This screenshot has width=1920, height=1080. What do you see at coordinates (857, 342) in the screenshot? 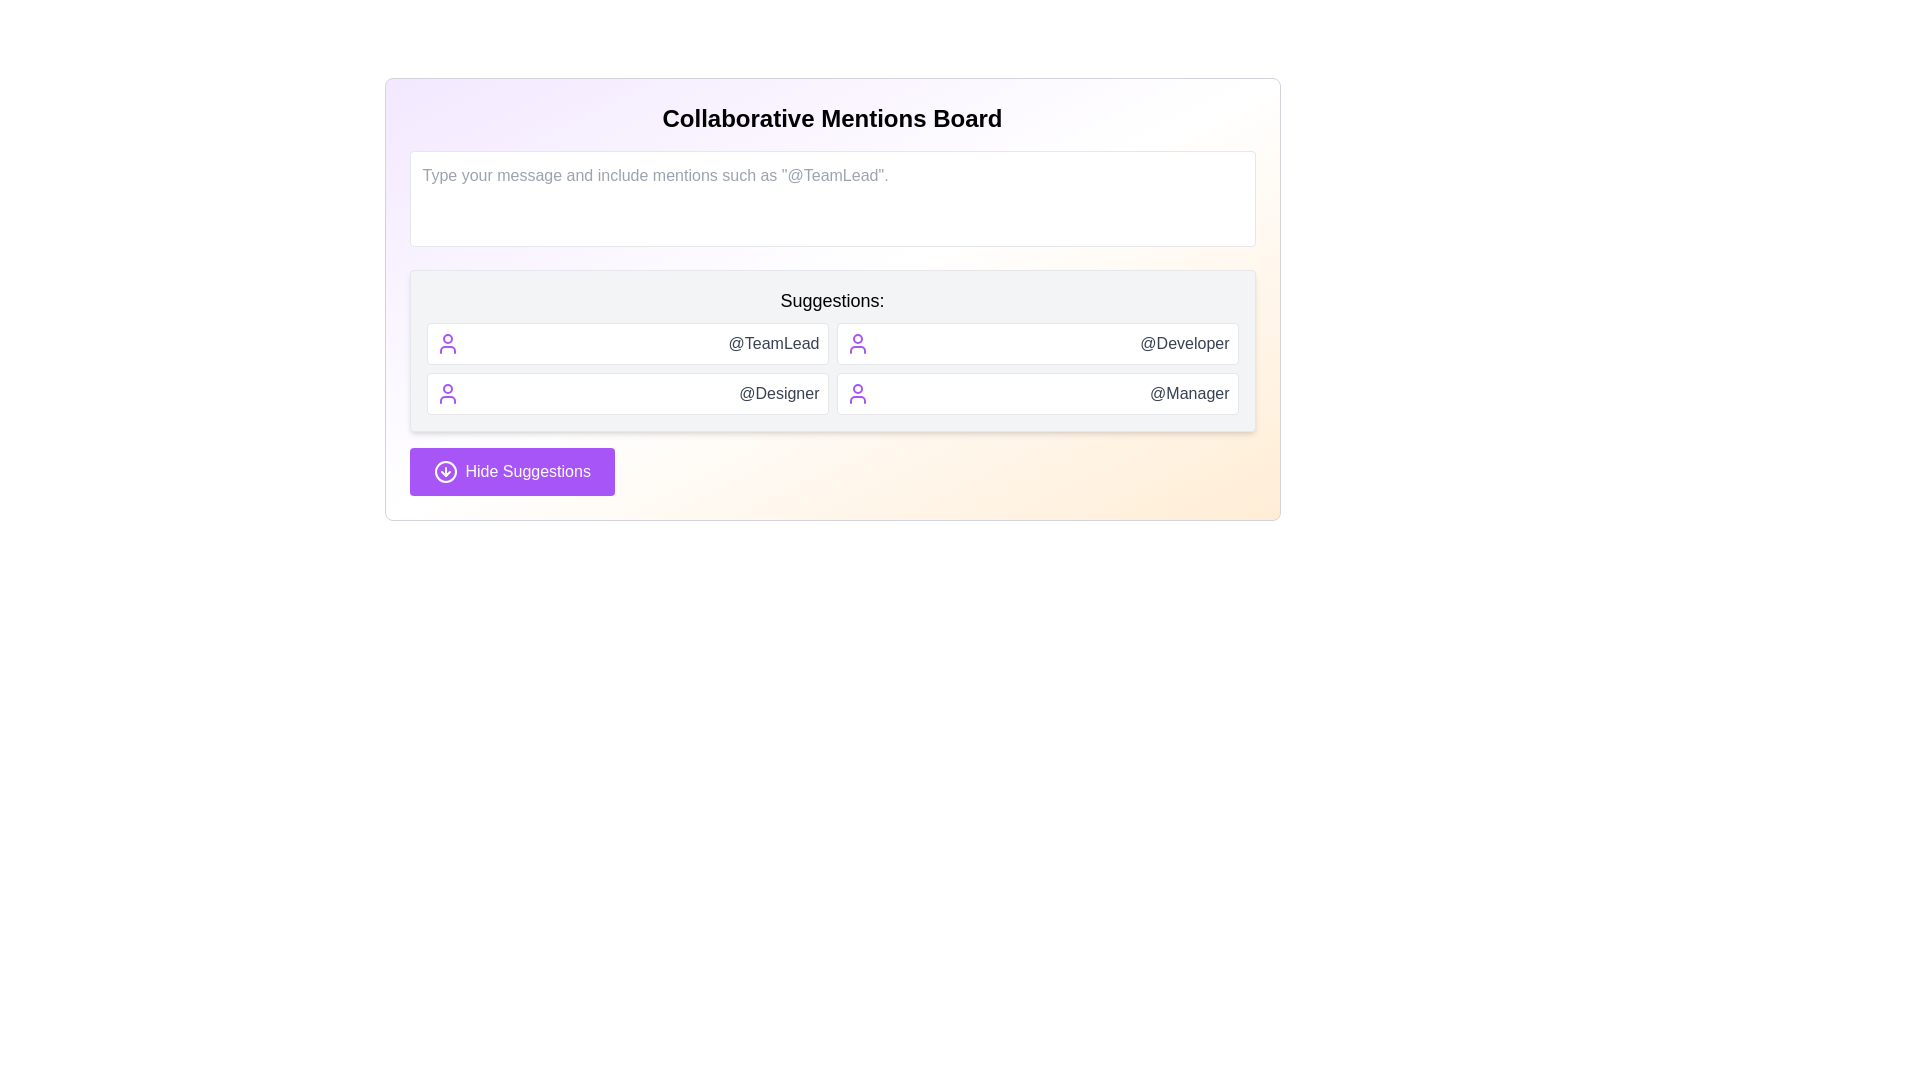
I see `the purple user outline icon located to the left of the '@Developer' text in the 'Suggestions' section of the 'Collaborative Mentions Board'` at bounding box center [857, 342].